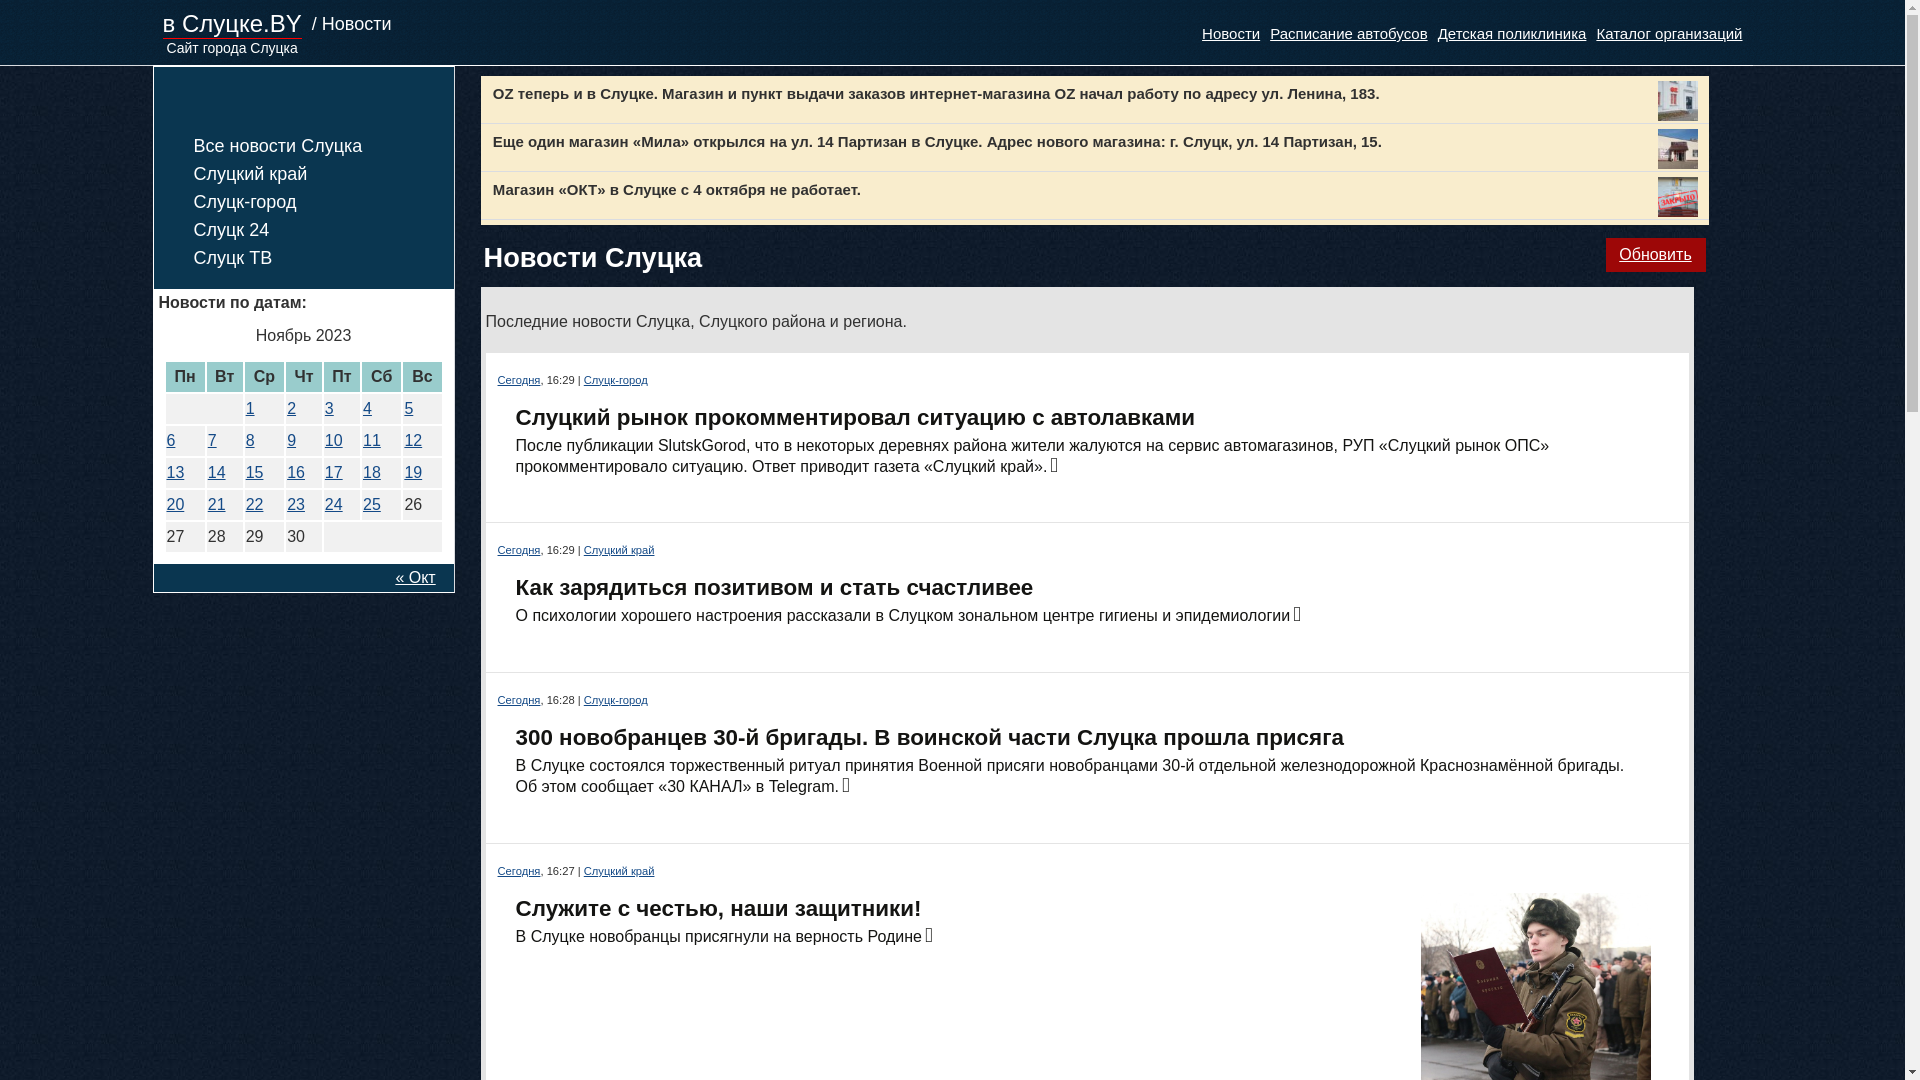  I want to click on '18', so click(371, 472).